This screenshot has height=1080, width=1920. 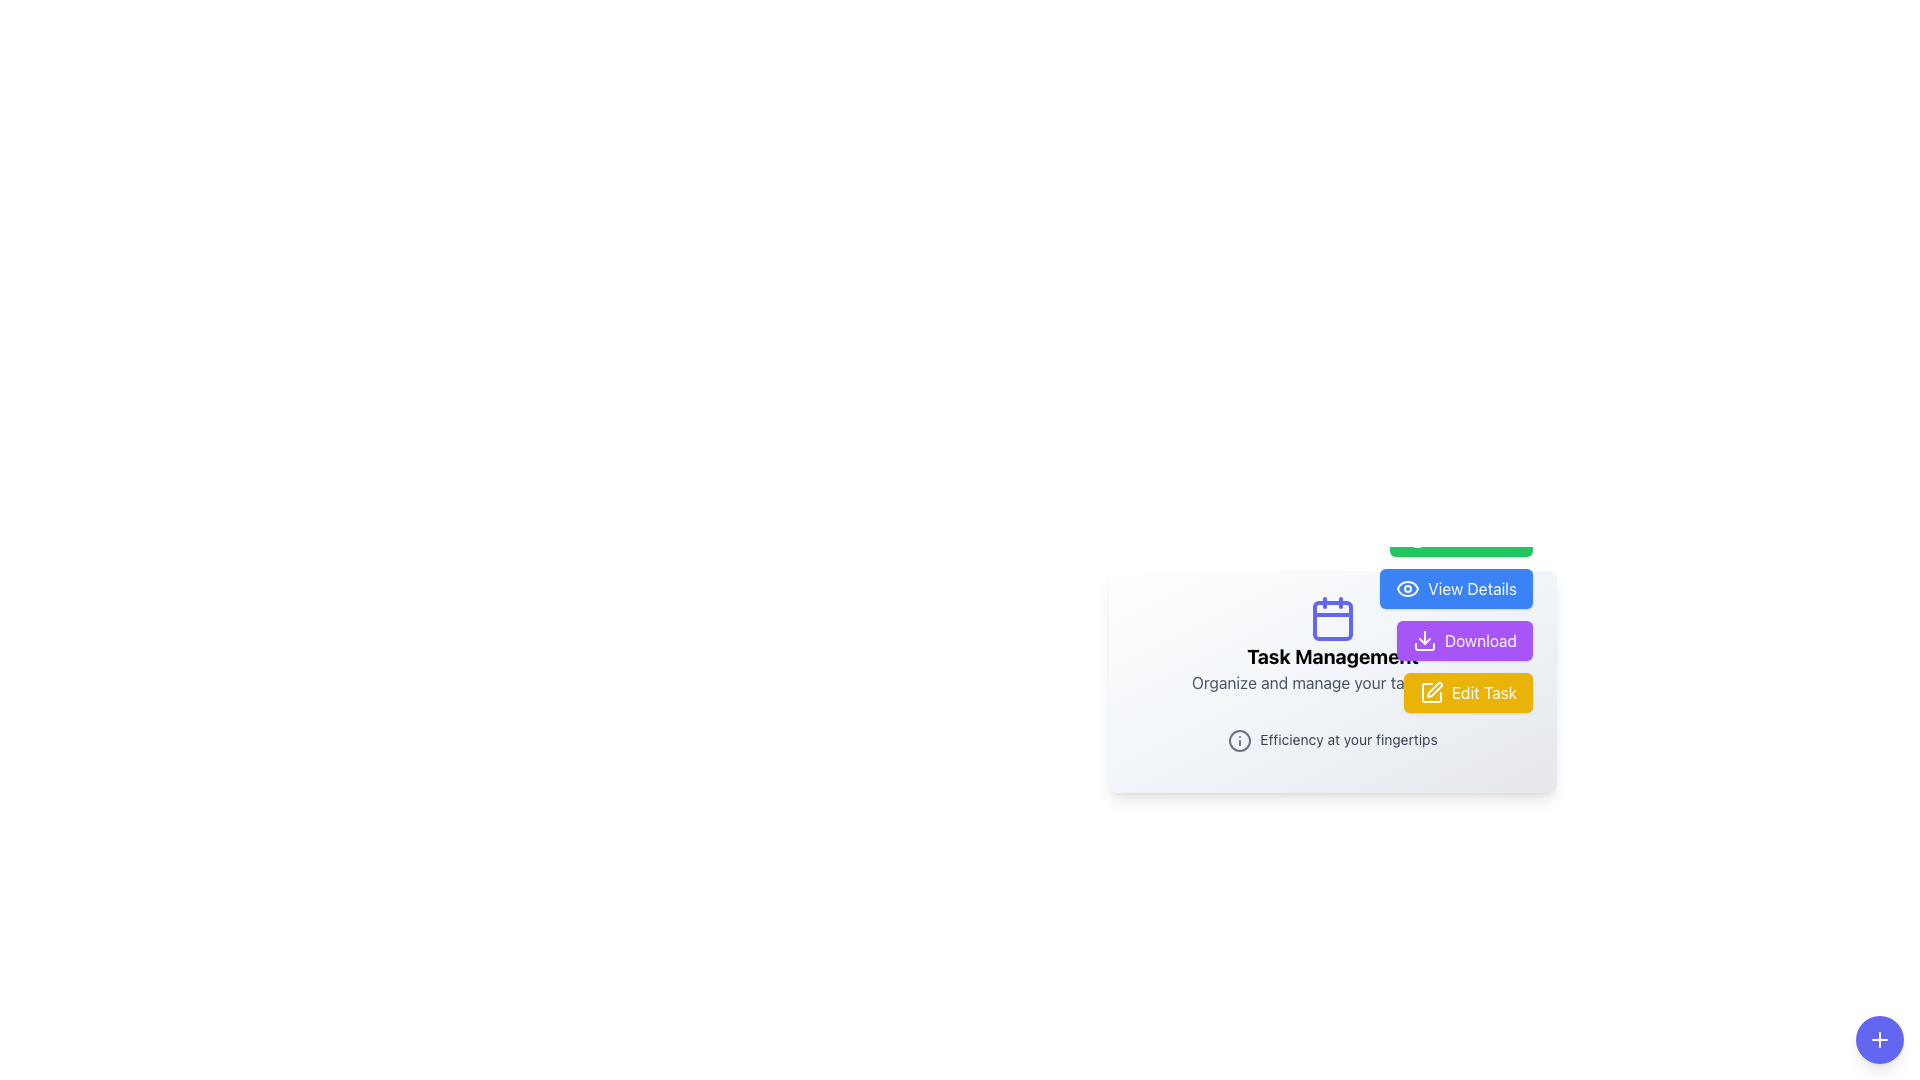 I want to click on the text label that reads 'Organize and manage your tasks easily', which is styled in gray and located below the heading 'Task Management', so click(x=1333, y=681).